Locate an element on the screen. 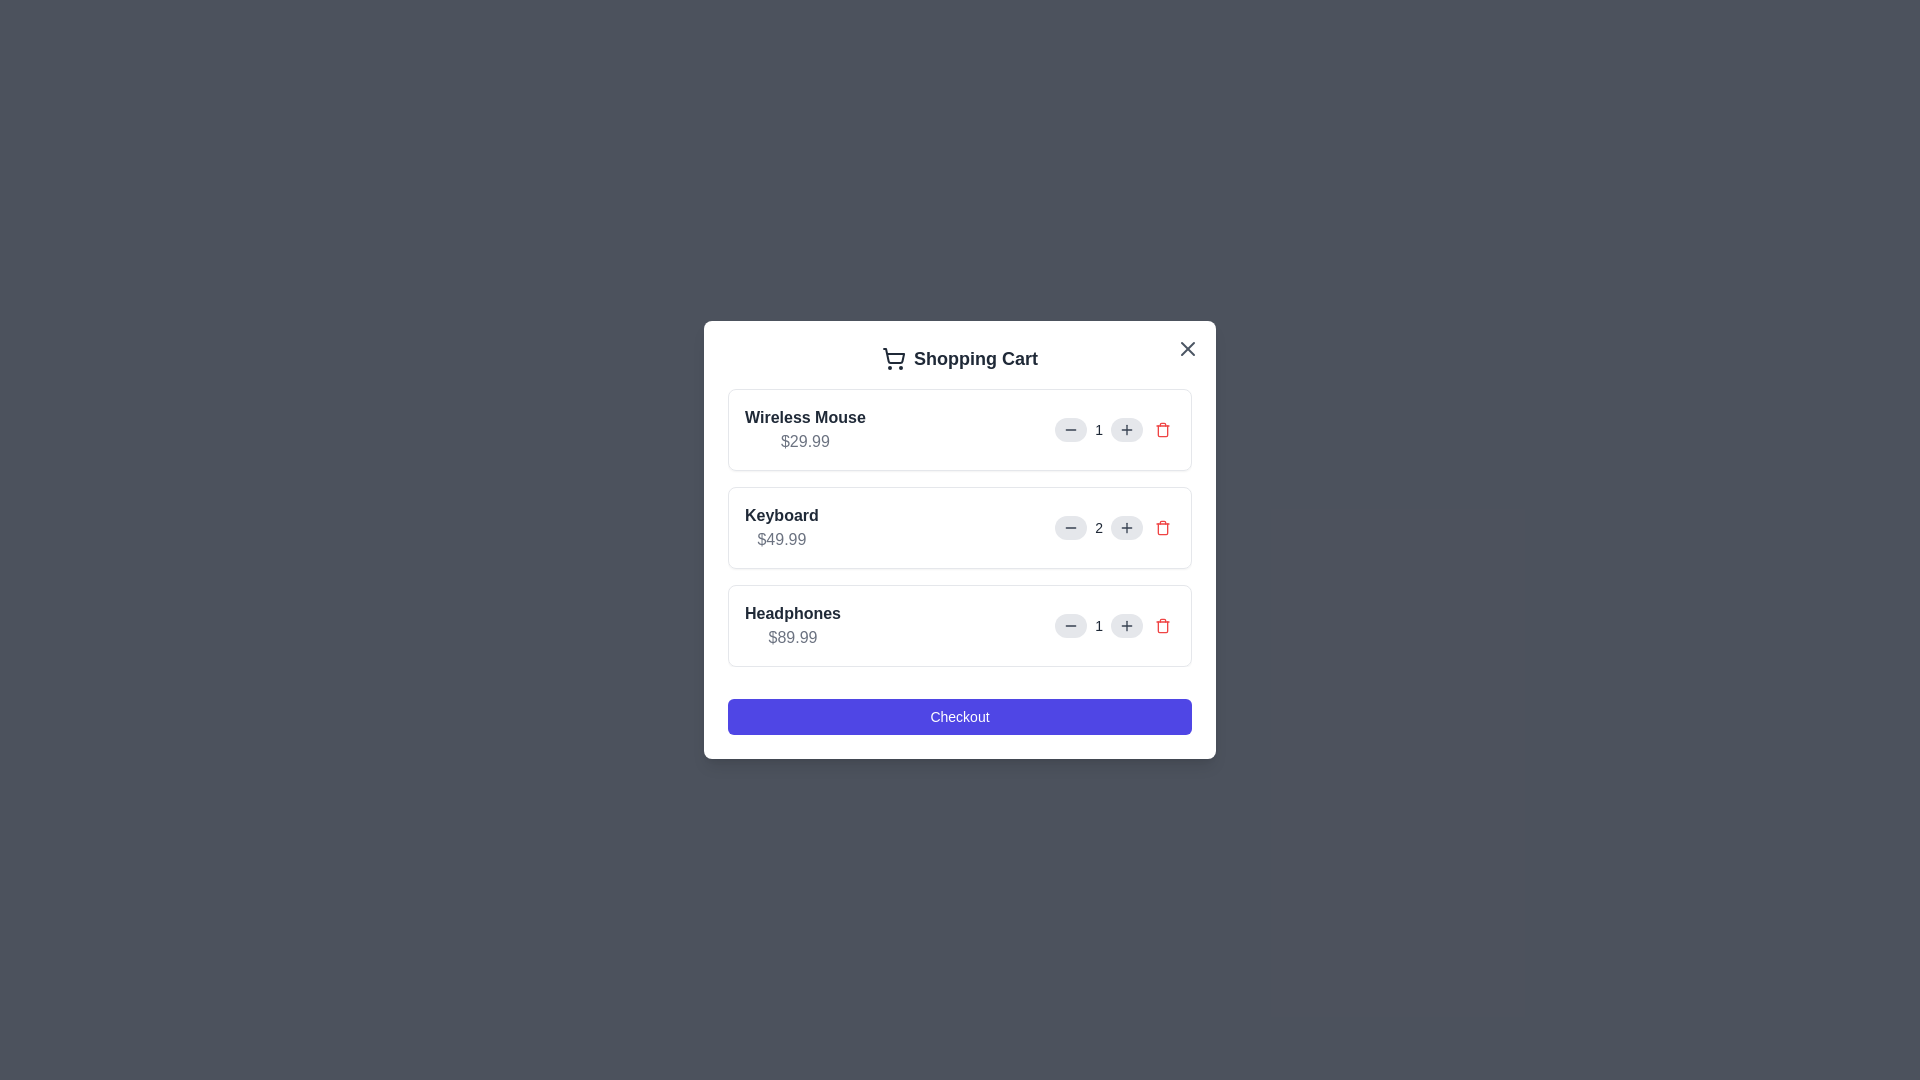 The image size is (1920, 1080). the shopping cart icon located in the modal header, to the left of the text 'Shopping Cart' is located at coordinates (892, 357).